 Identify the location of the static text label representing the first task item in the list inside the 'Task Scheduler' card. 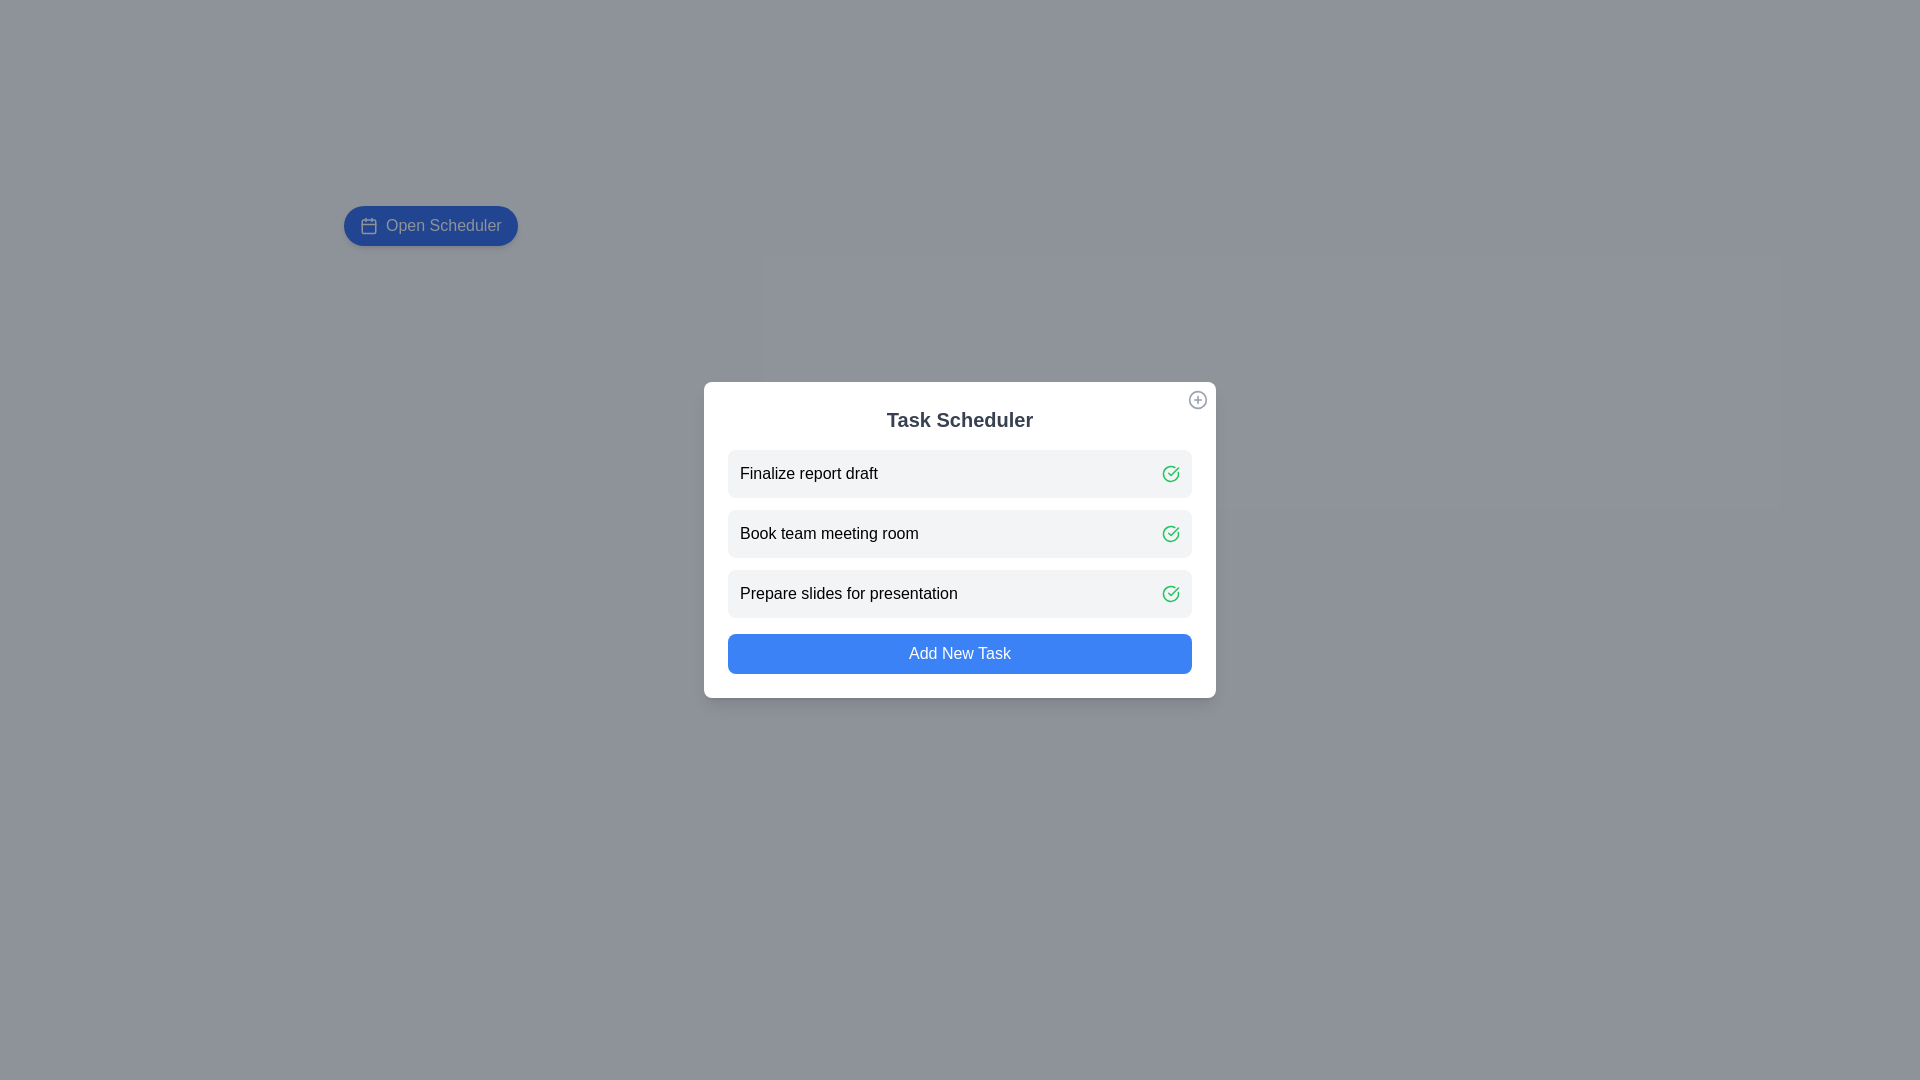
(808, 474).